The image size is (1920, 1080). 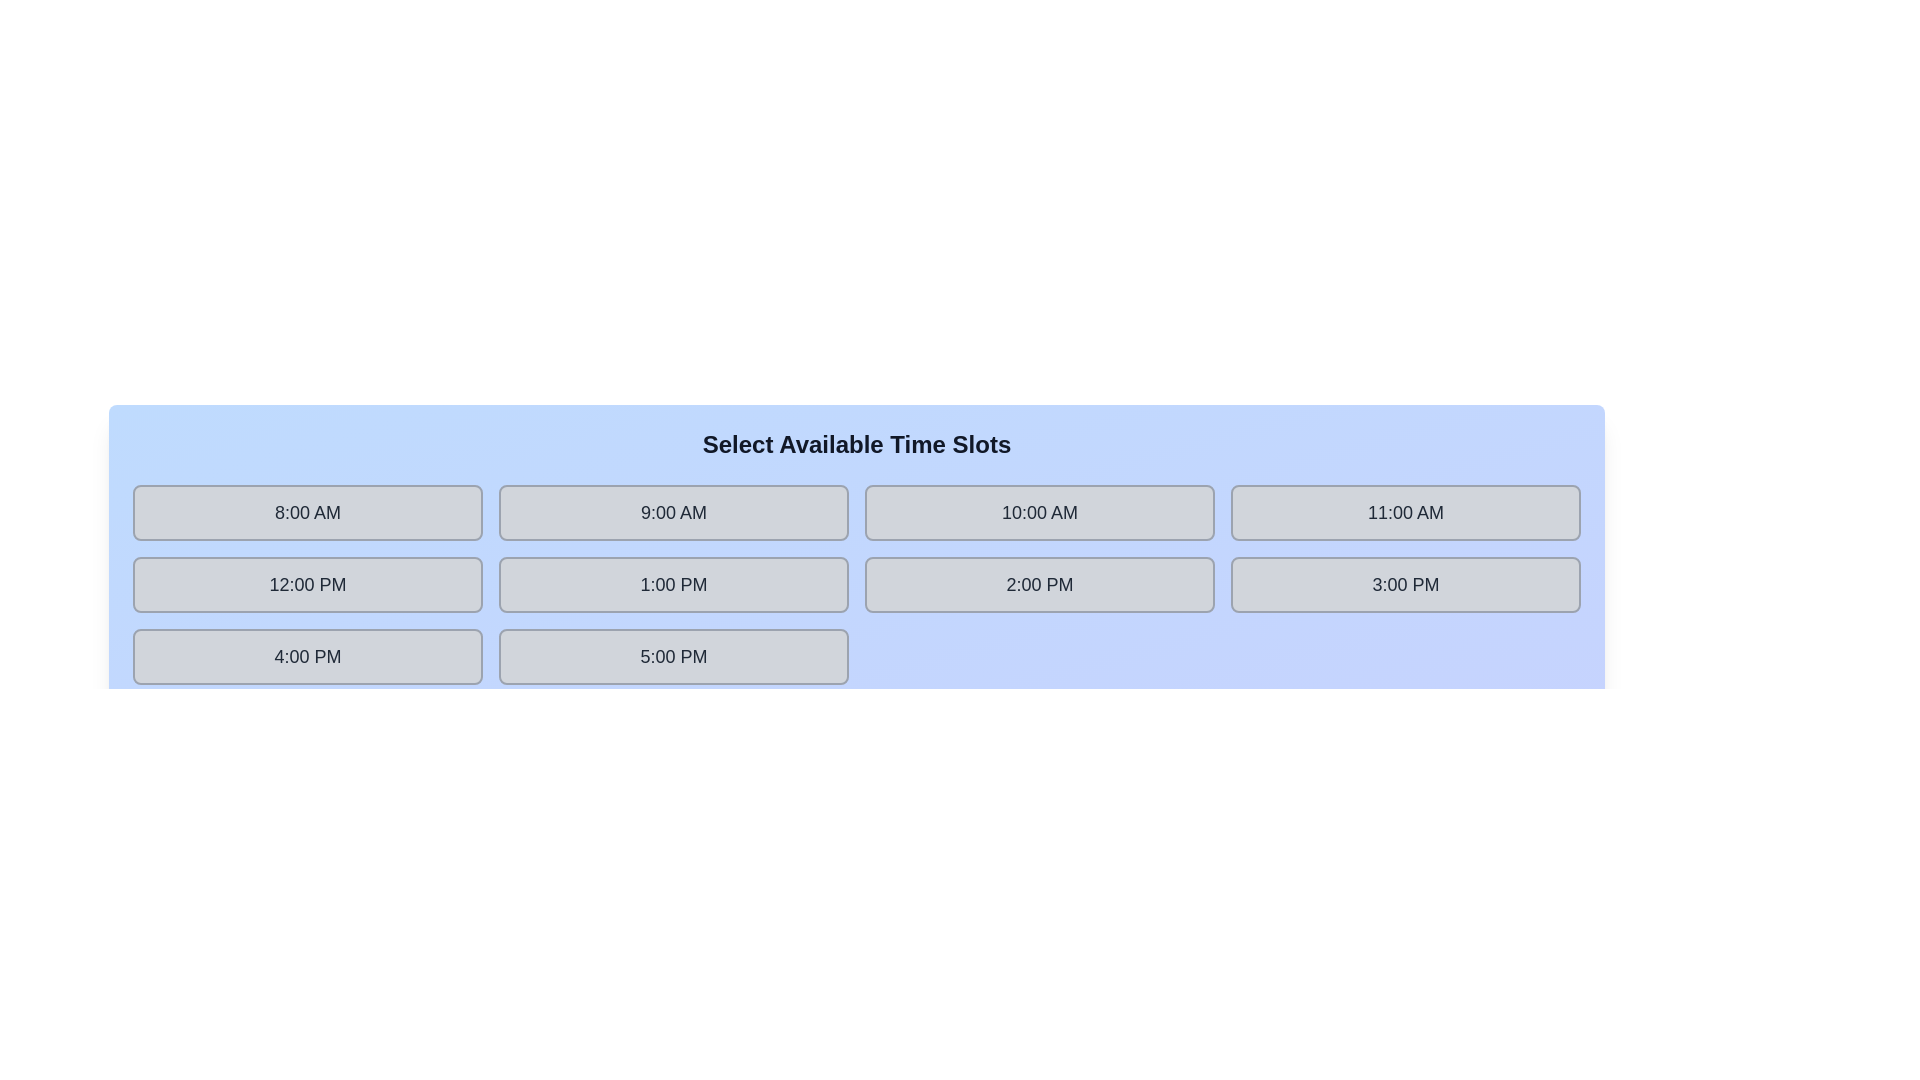 I want to click on the time slot labeled 9:00 AM, so click(x=673, y=512).